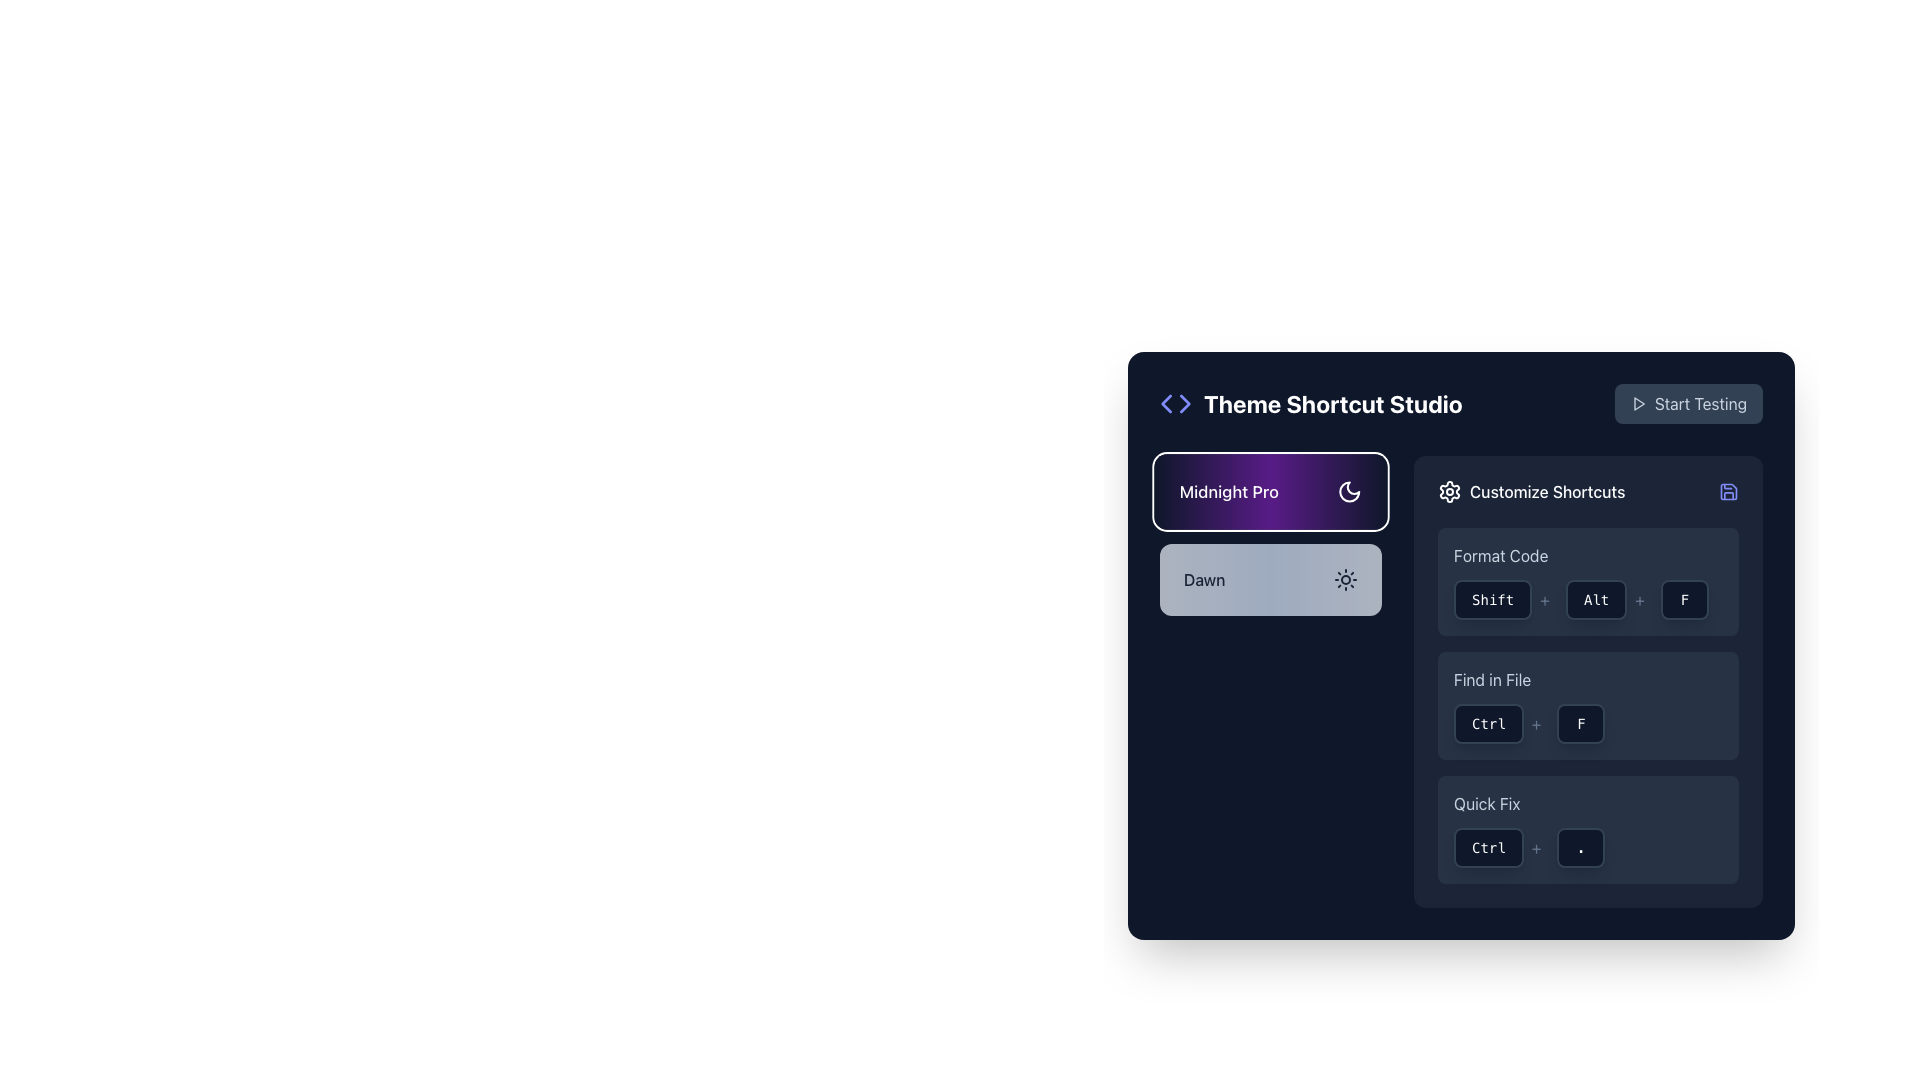  What do you see at coordinates (1449, 492) in the screenshot?
I see `the graphical settings icon located to the right of the 'Theme Shortcut Studio' title in the upper-right section of the interface` at bounding box center [1449, 492].